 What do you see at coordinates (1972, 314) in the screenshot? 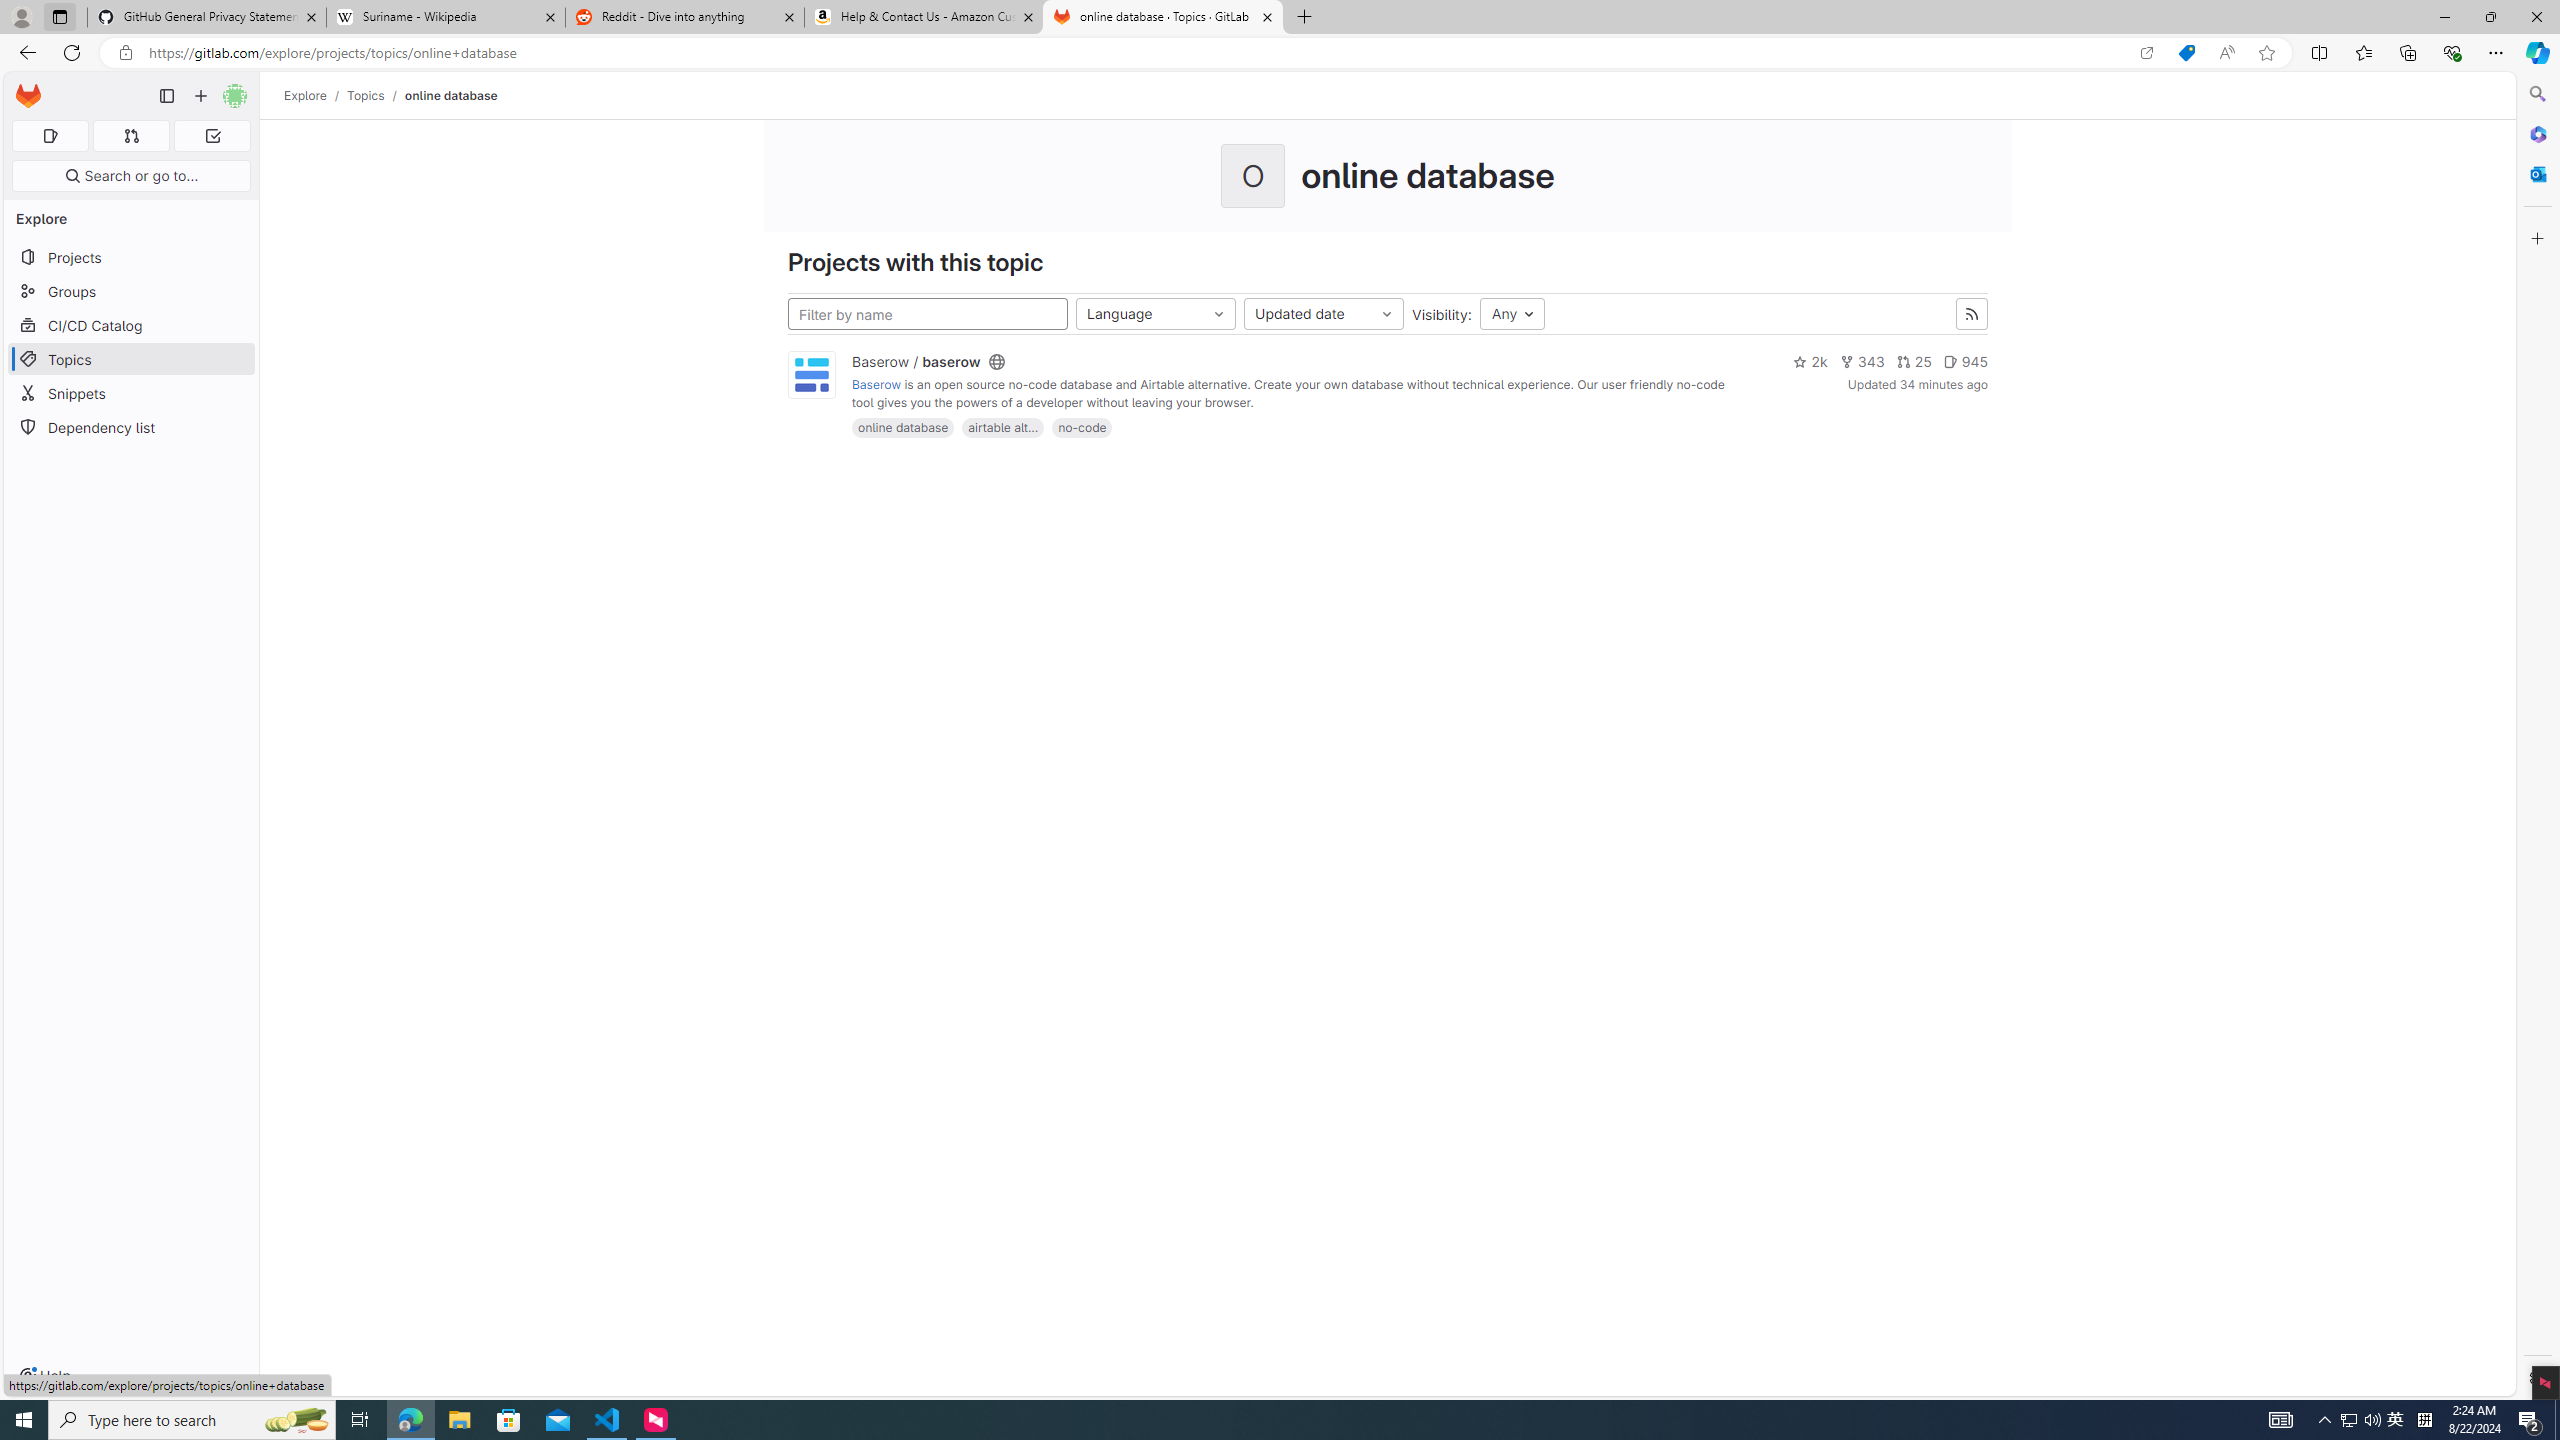
I see `'Subscribe to the new projects feed'` at bounding box center [1972, 314].